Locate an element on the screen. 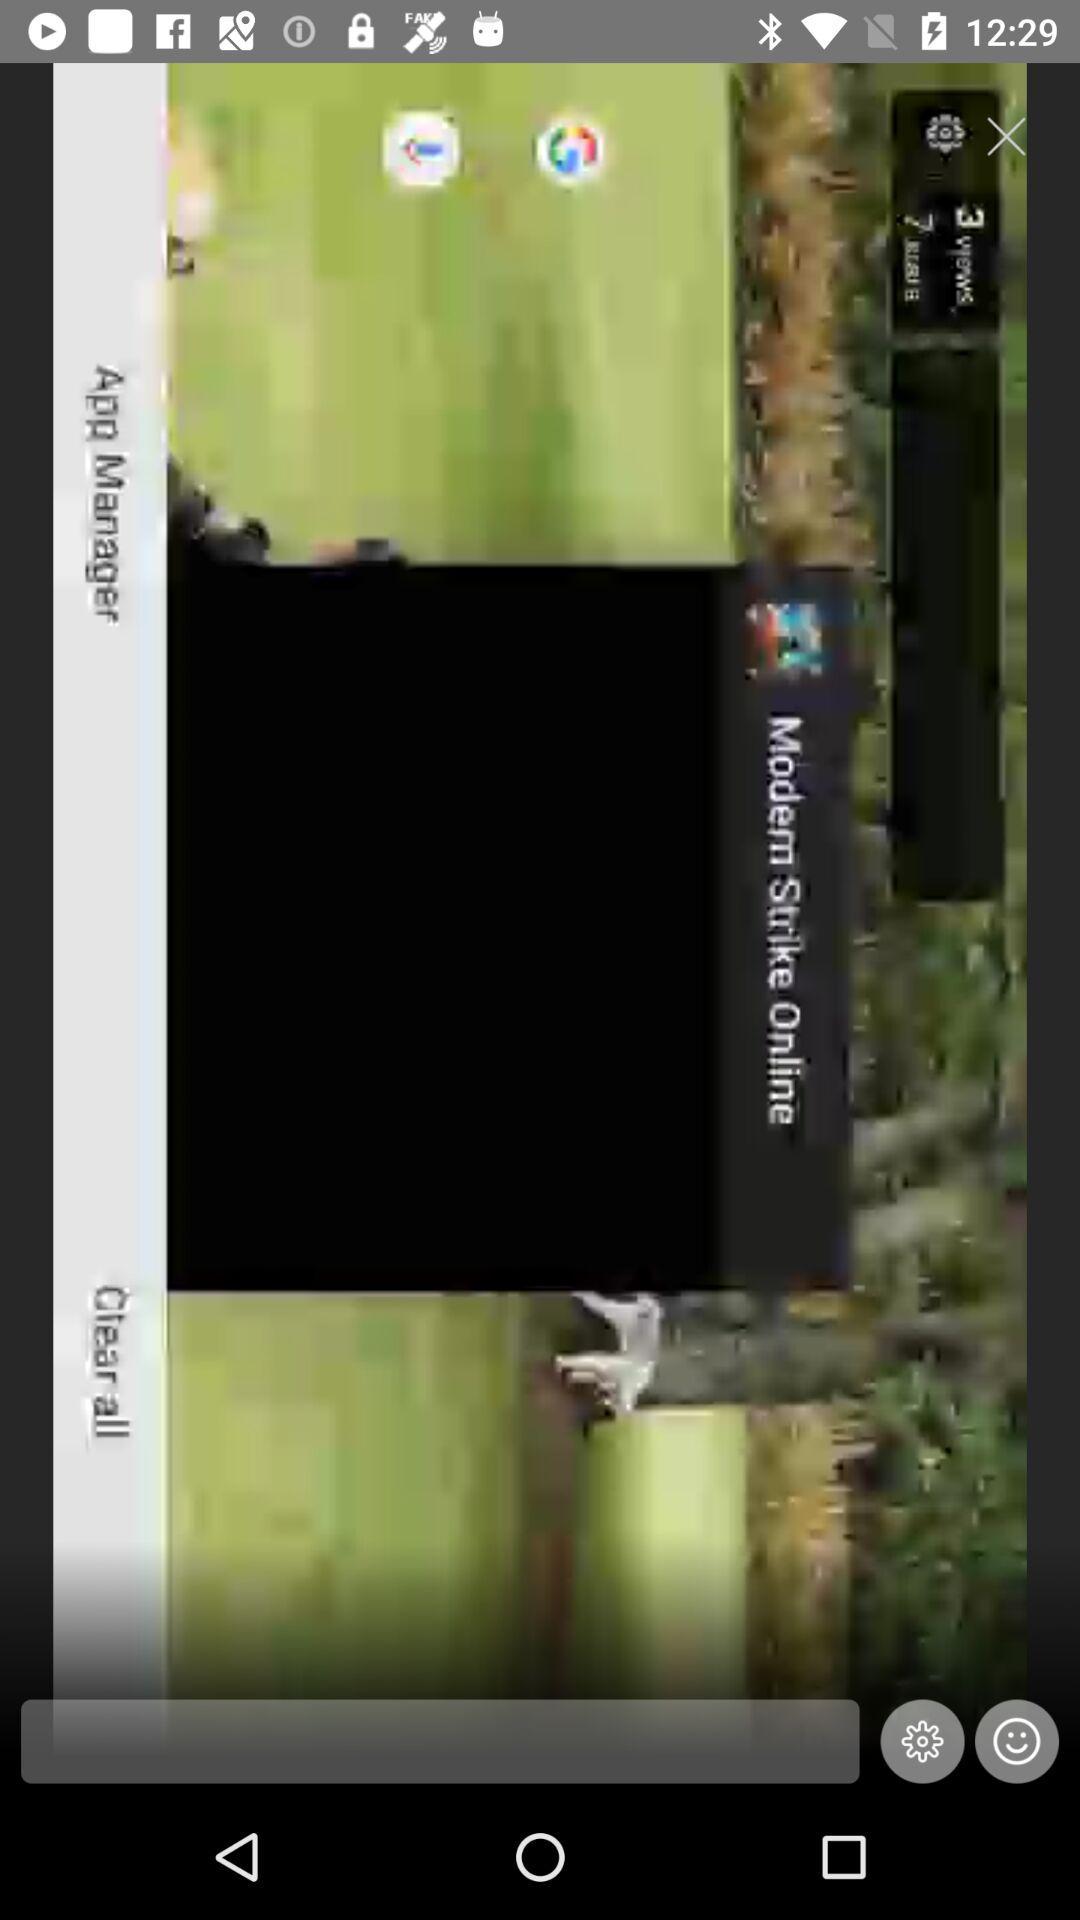 Image resolution: width=1080 pixels, height=1920 pixels. the emoji icon is located at coordinates (1017, 1740).